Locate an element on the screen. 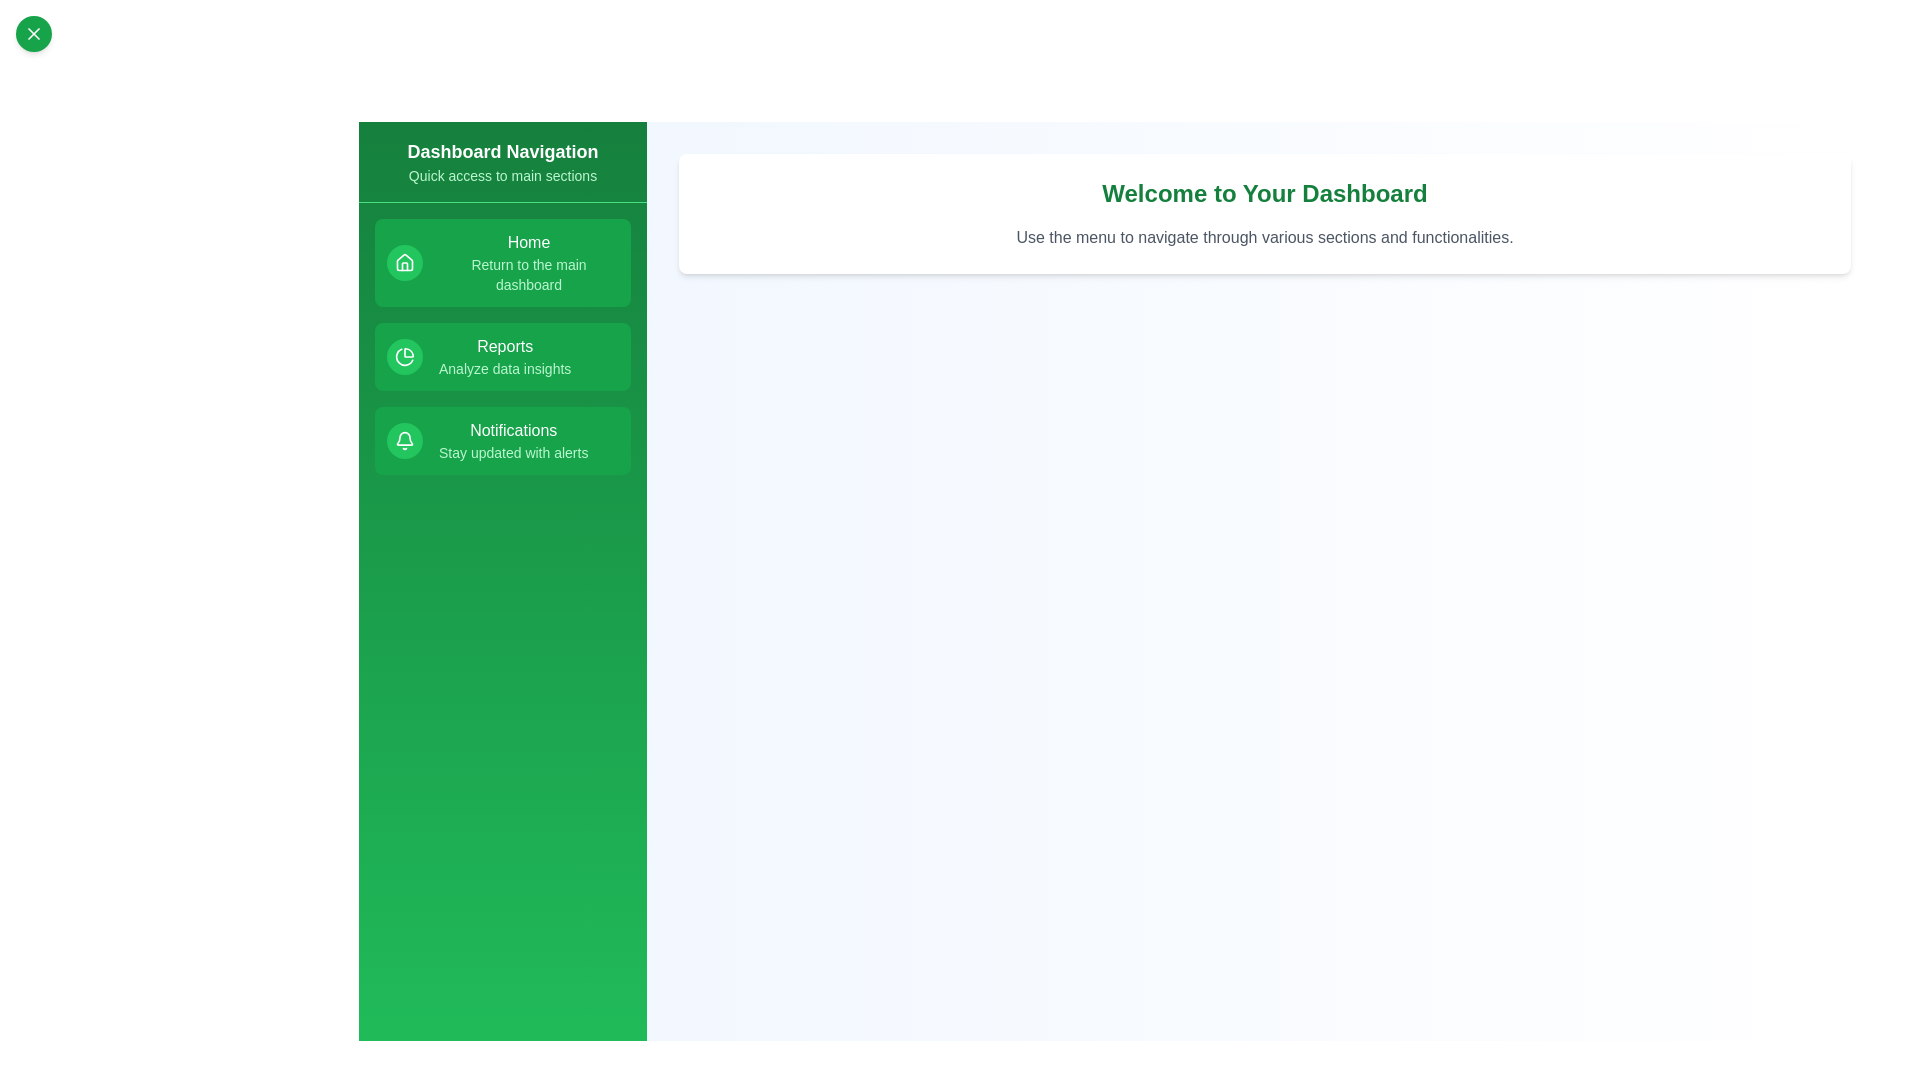 Image resolution: width=1920 pixels, height=1080 pixels. the menu item corresponding to Notifications to navigate to its section is located at coordinates (503, 439).